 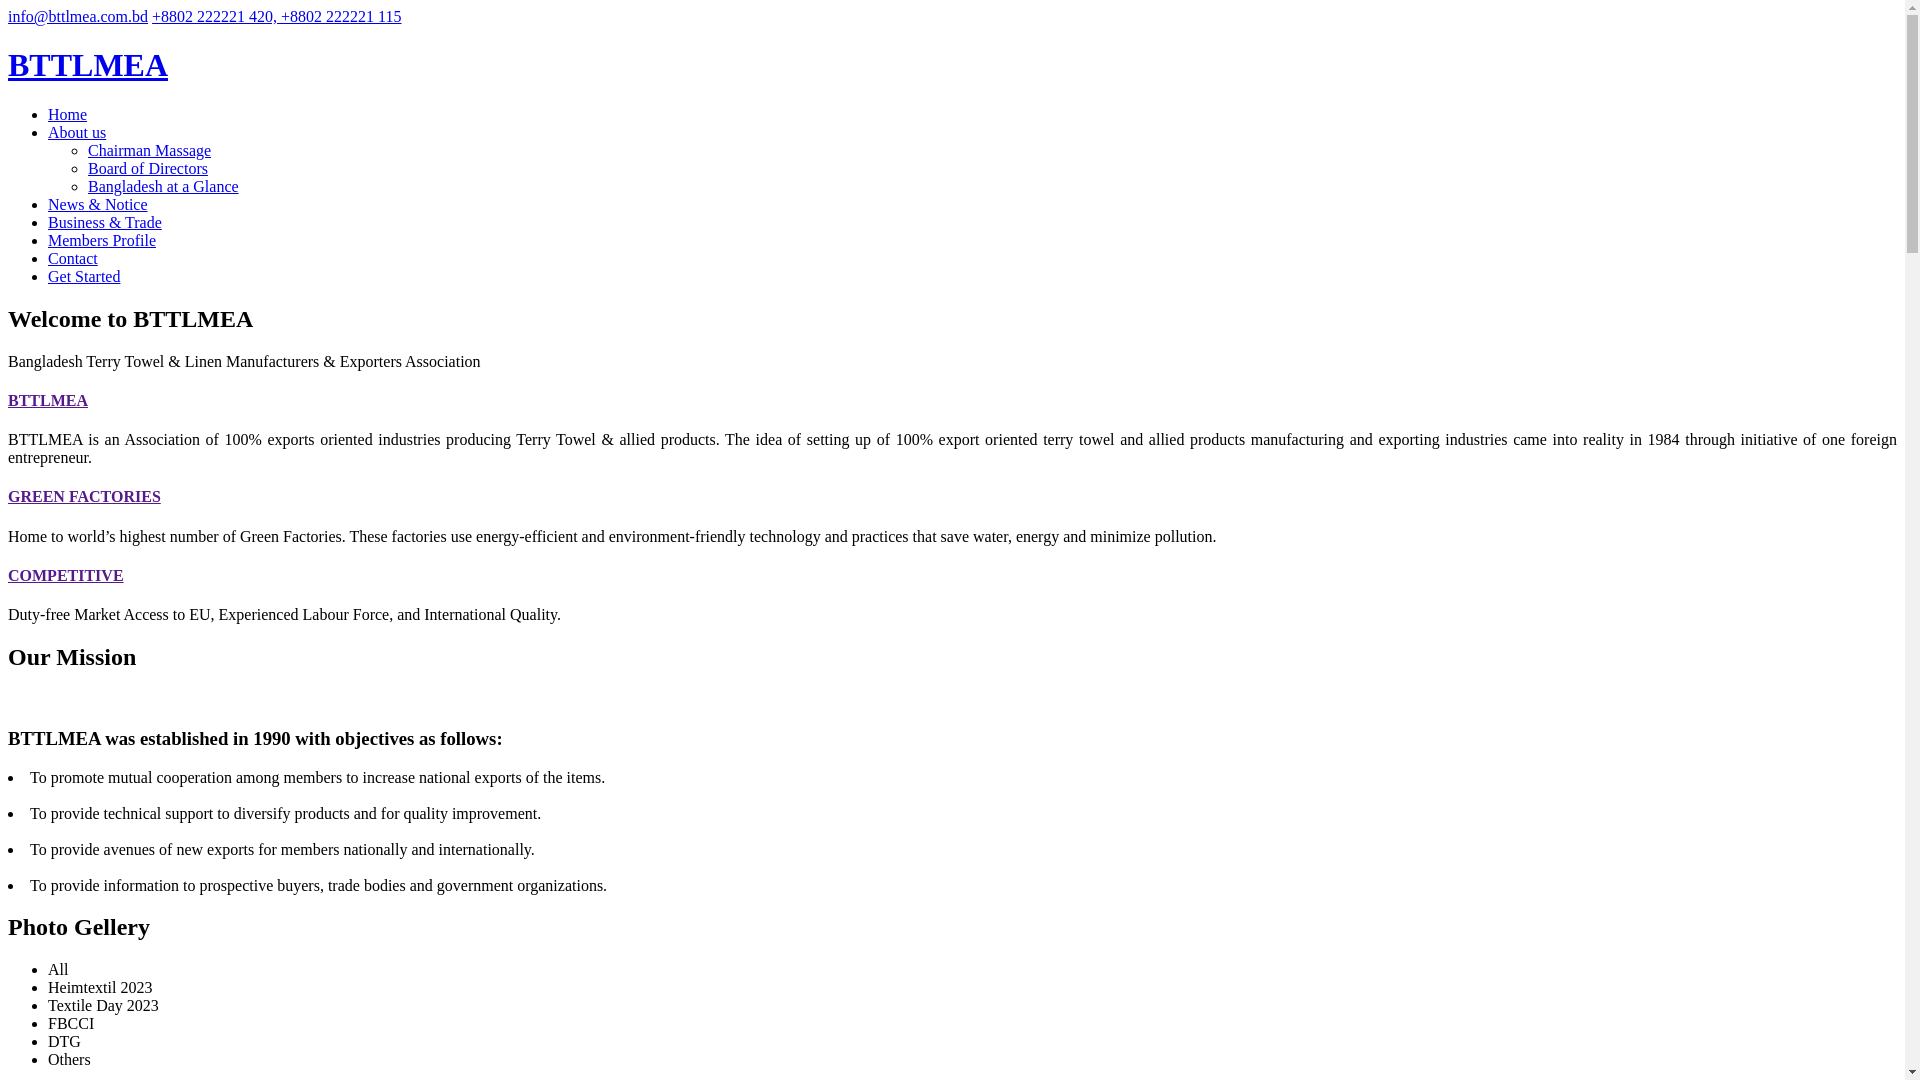 What do you see at coordinates (66, 575) in the screenshot?
I see `'COMPETITIVE'` at bounding box center [66, 575].